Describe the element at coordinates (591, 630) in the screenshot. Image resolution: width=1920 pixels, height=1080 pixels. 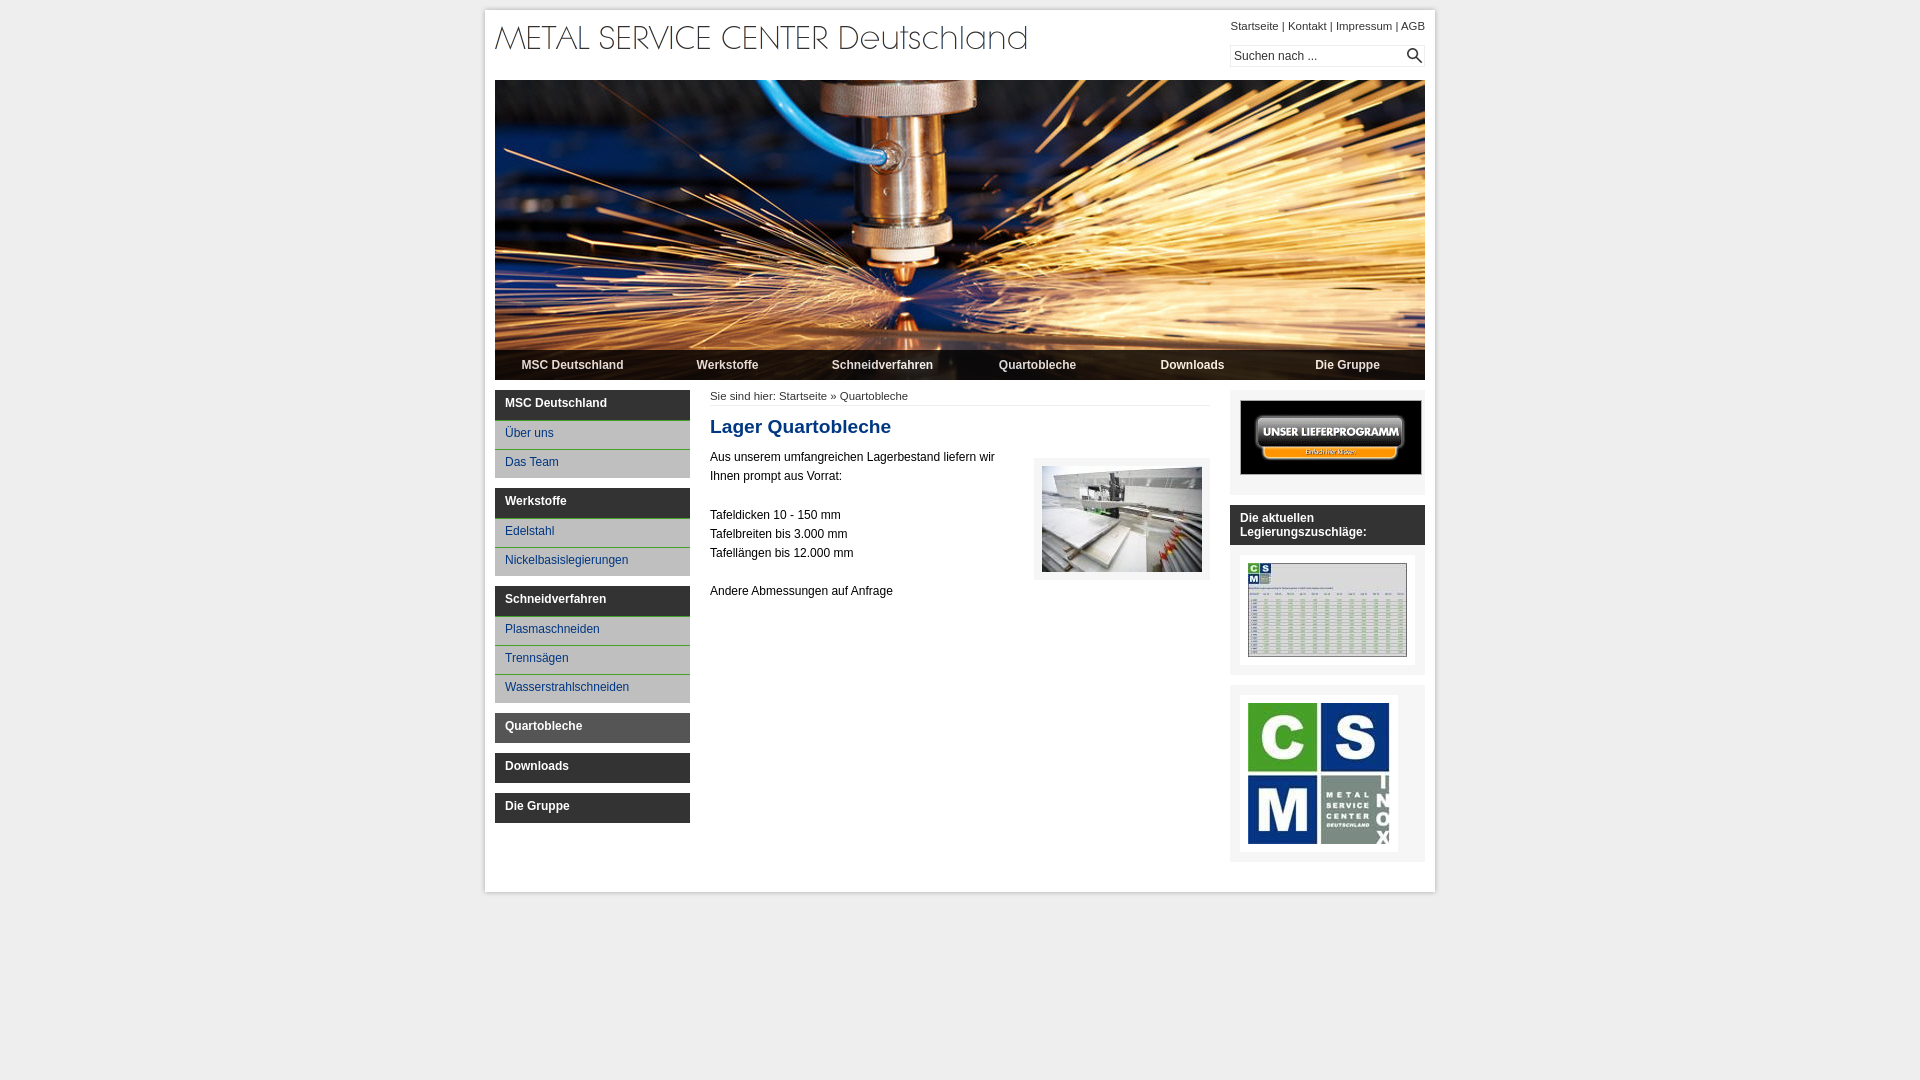
I see `'Plasmaschneiden'` at that location.